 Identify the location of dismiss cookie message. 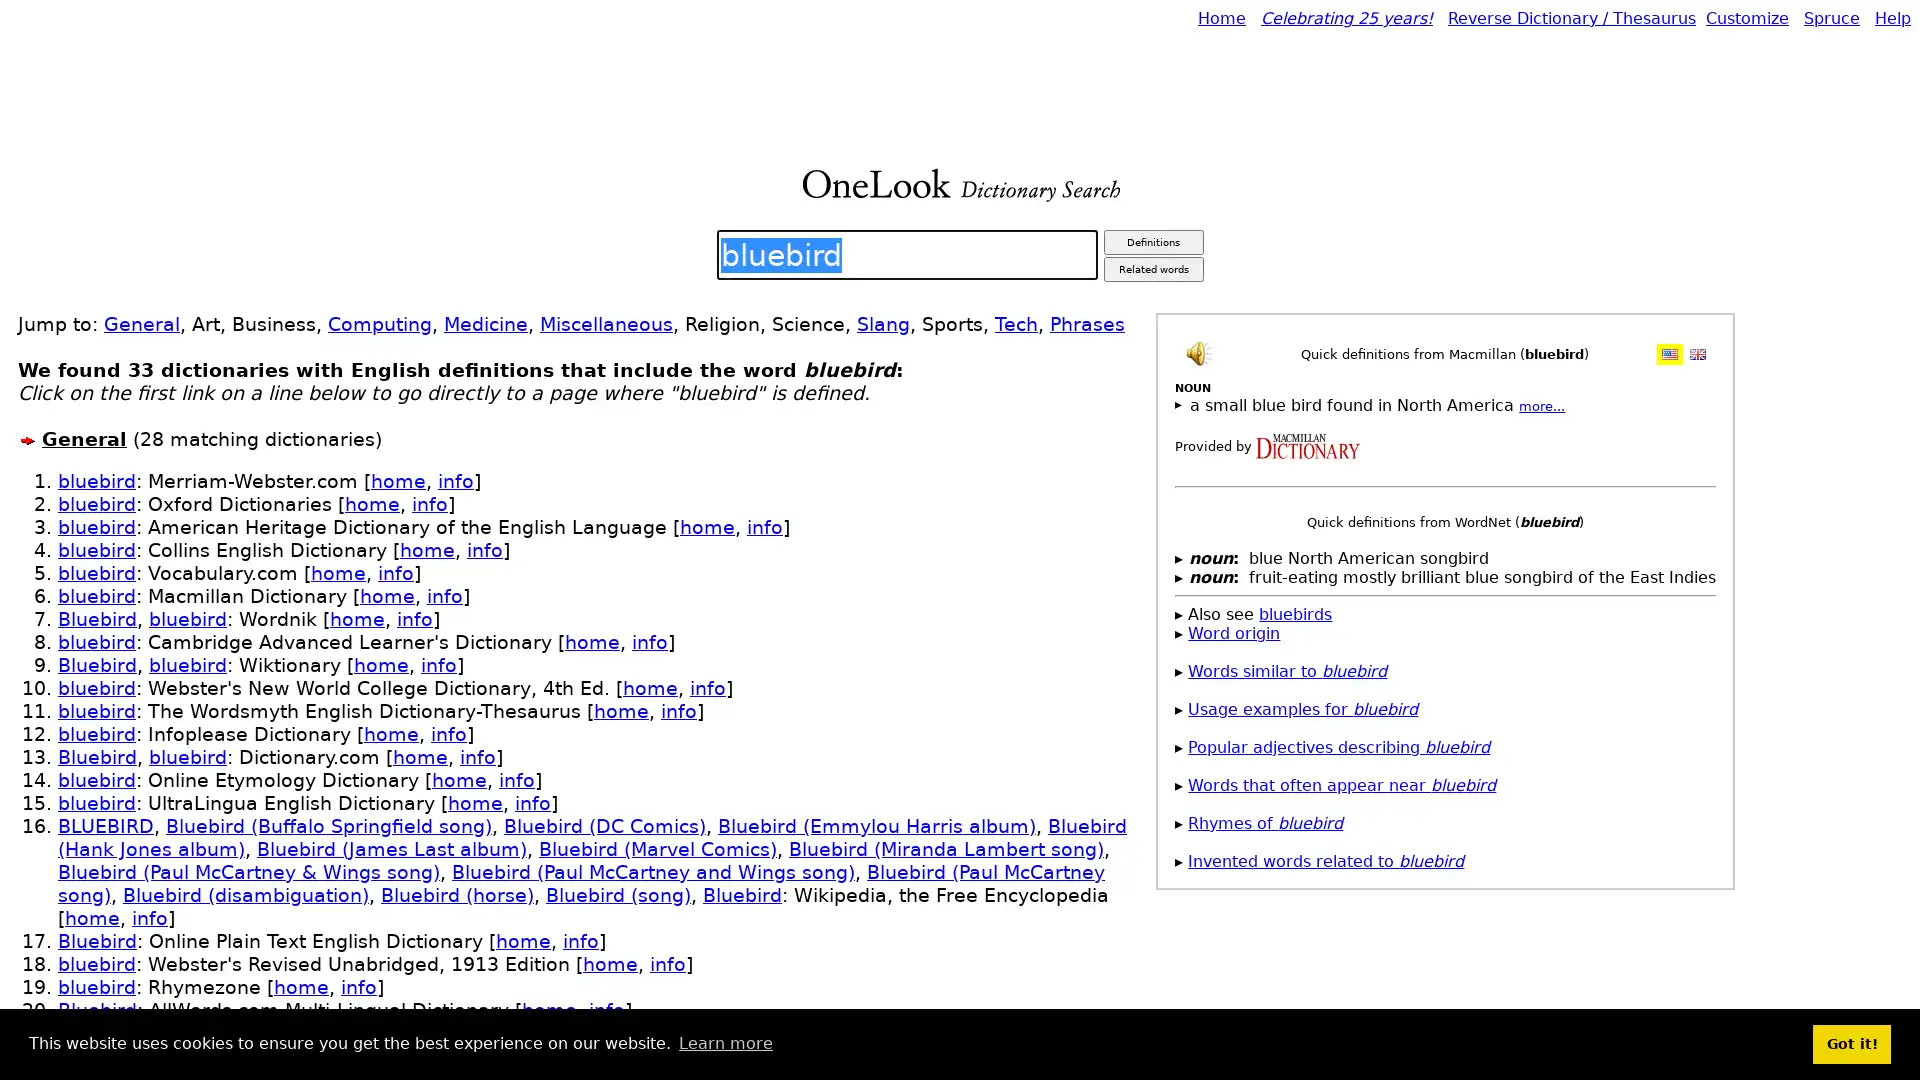
(1851, 1043).